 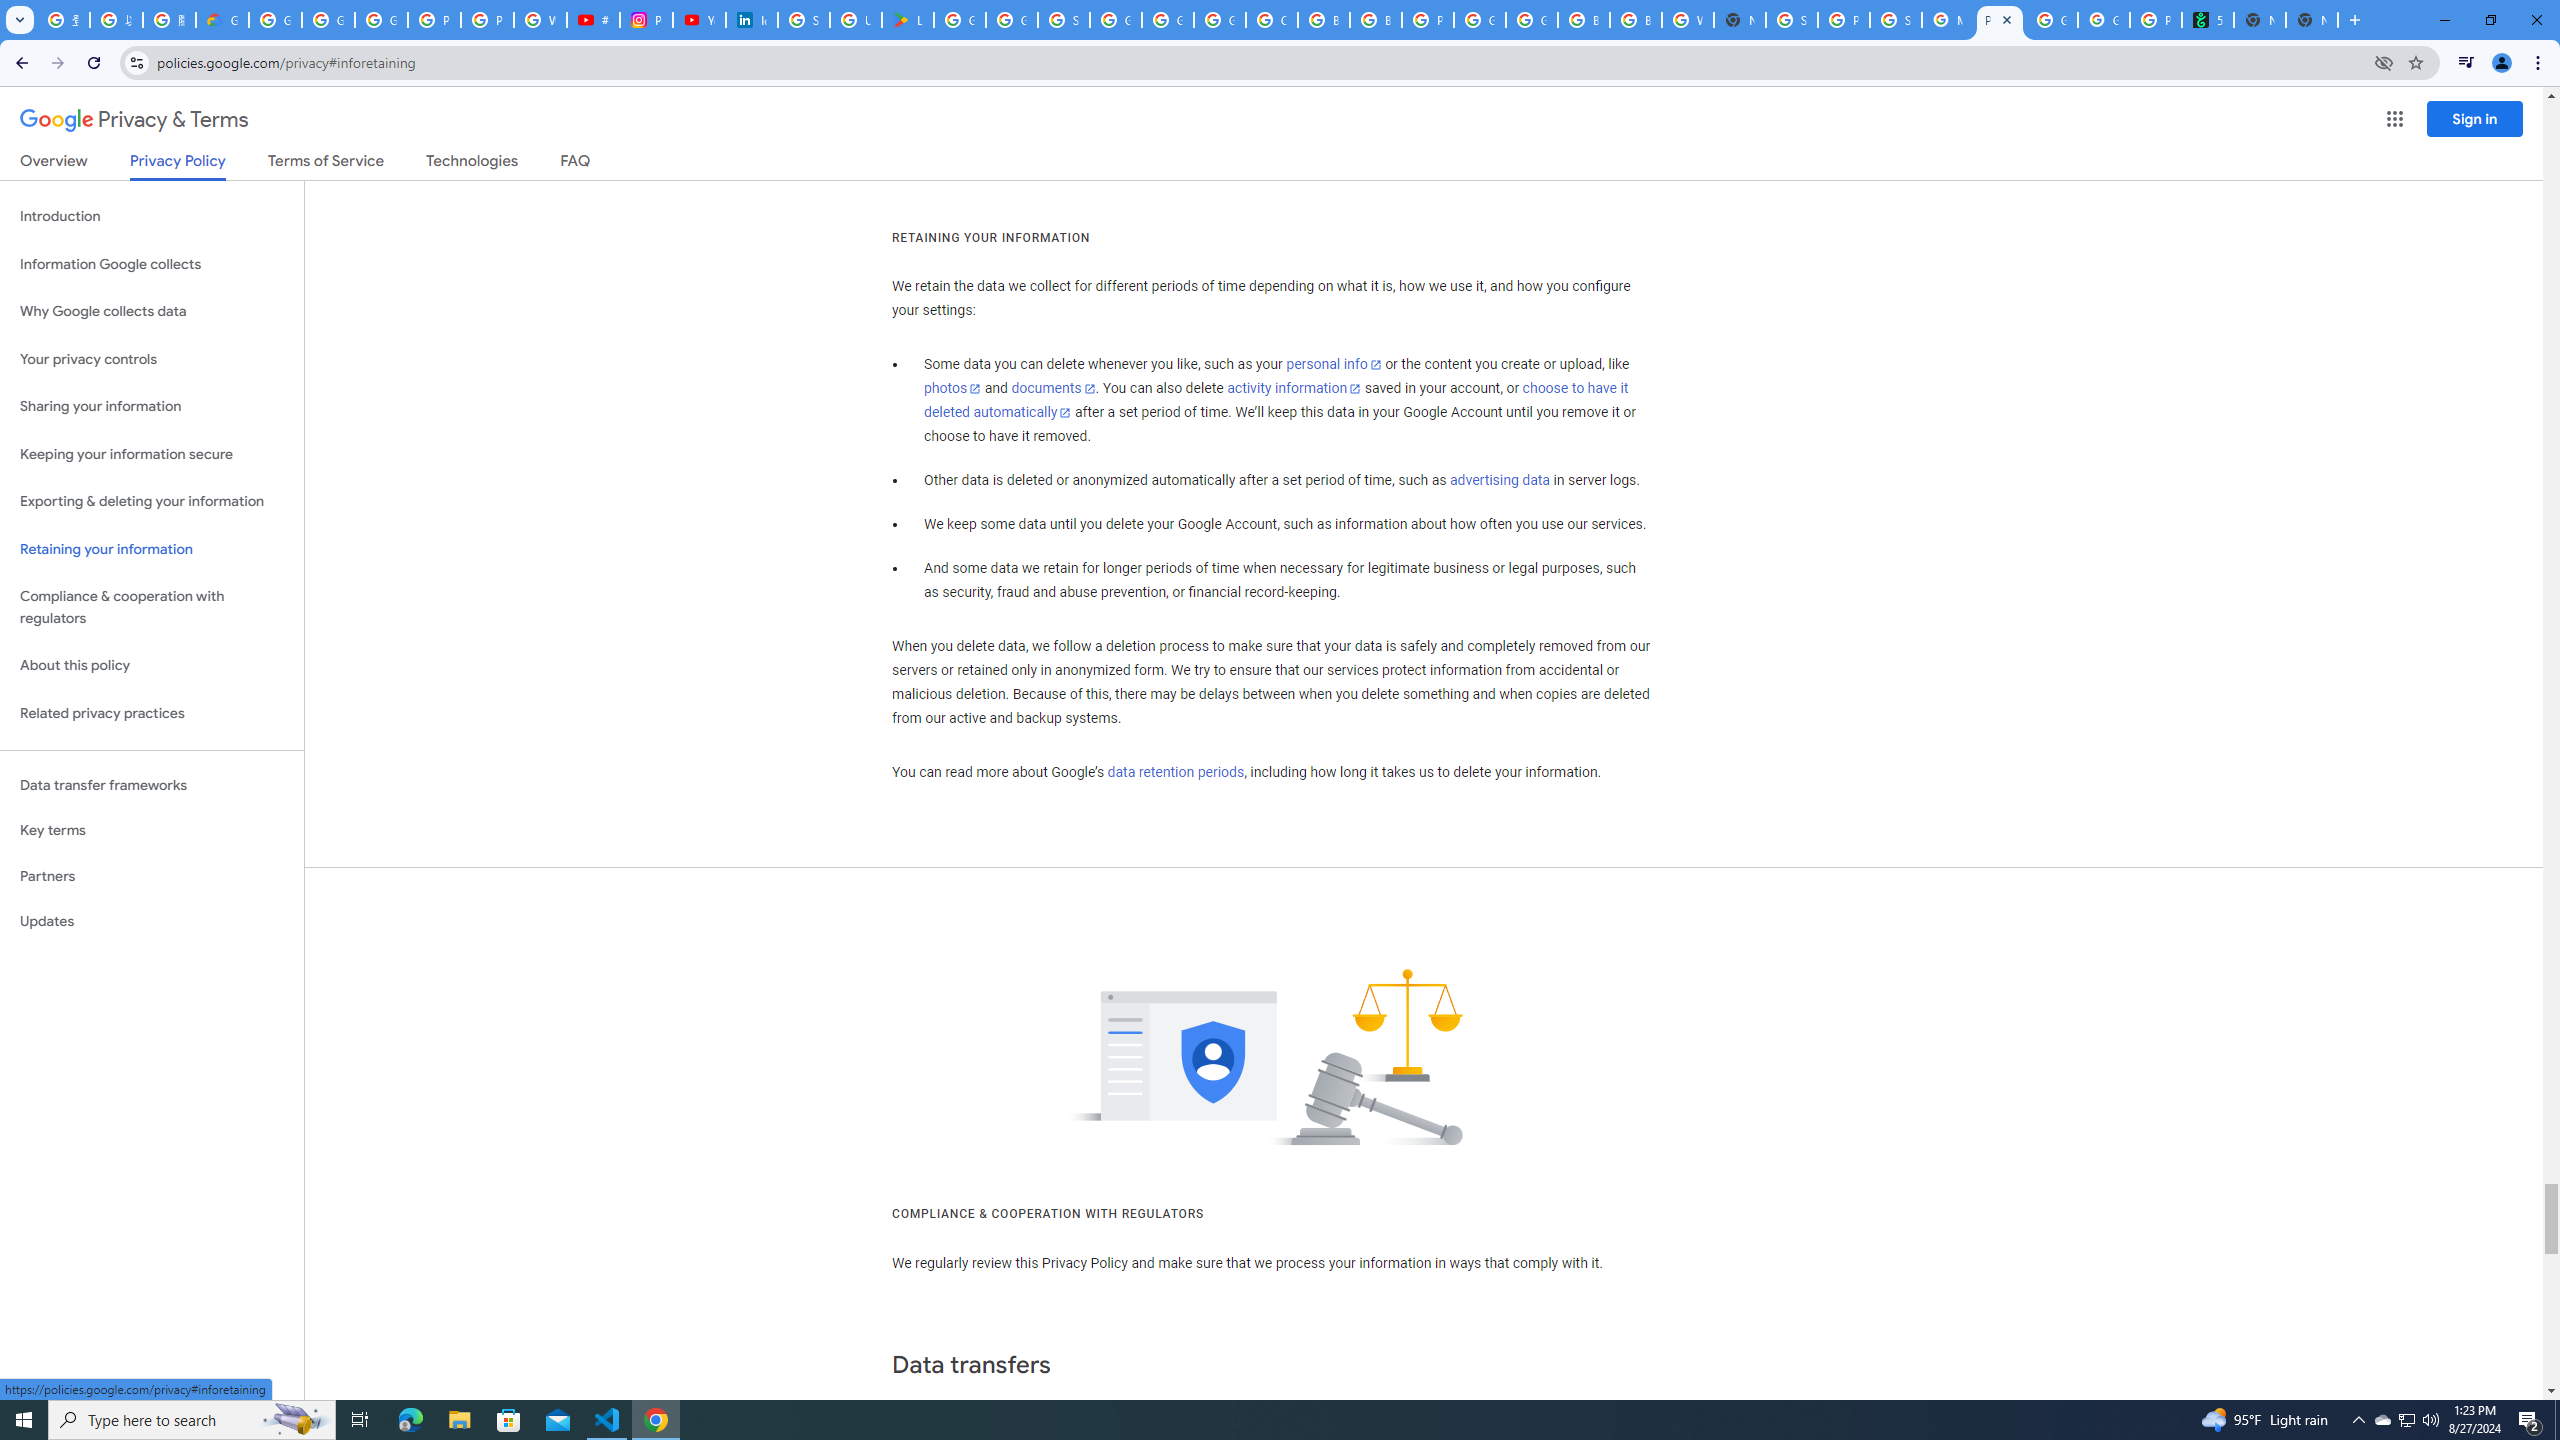 What do you see at coordinates (175, 165) in the screenshot?
I see `'Privacy Policy'` at bounding box center [175, 165].